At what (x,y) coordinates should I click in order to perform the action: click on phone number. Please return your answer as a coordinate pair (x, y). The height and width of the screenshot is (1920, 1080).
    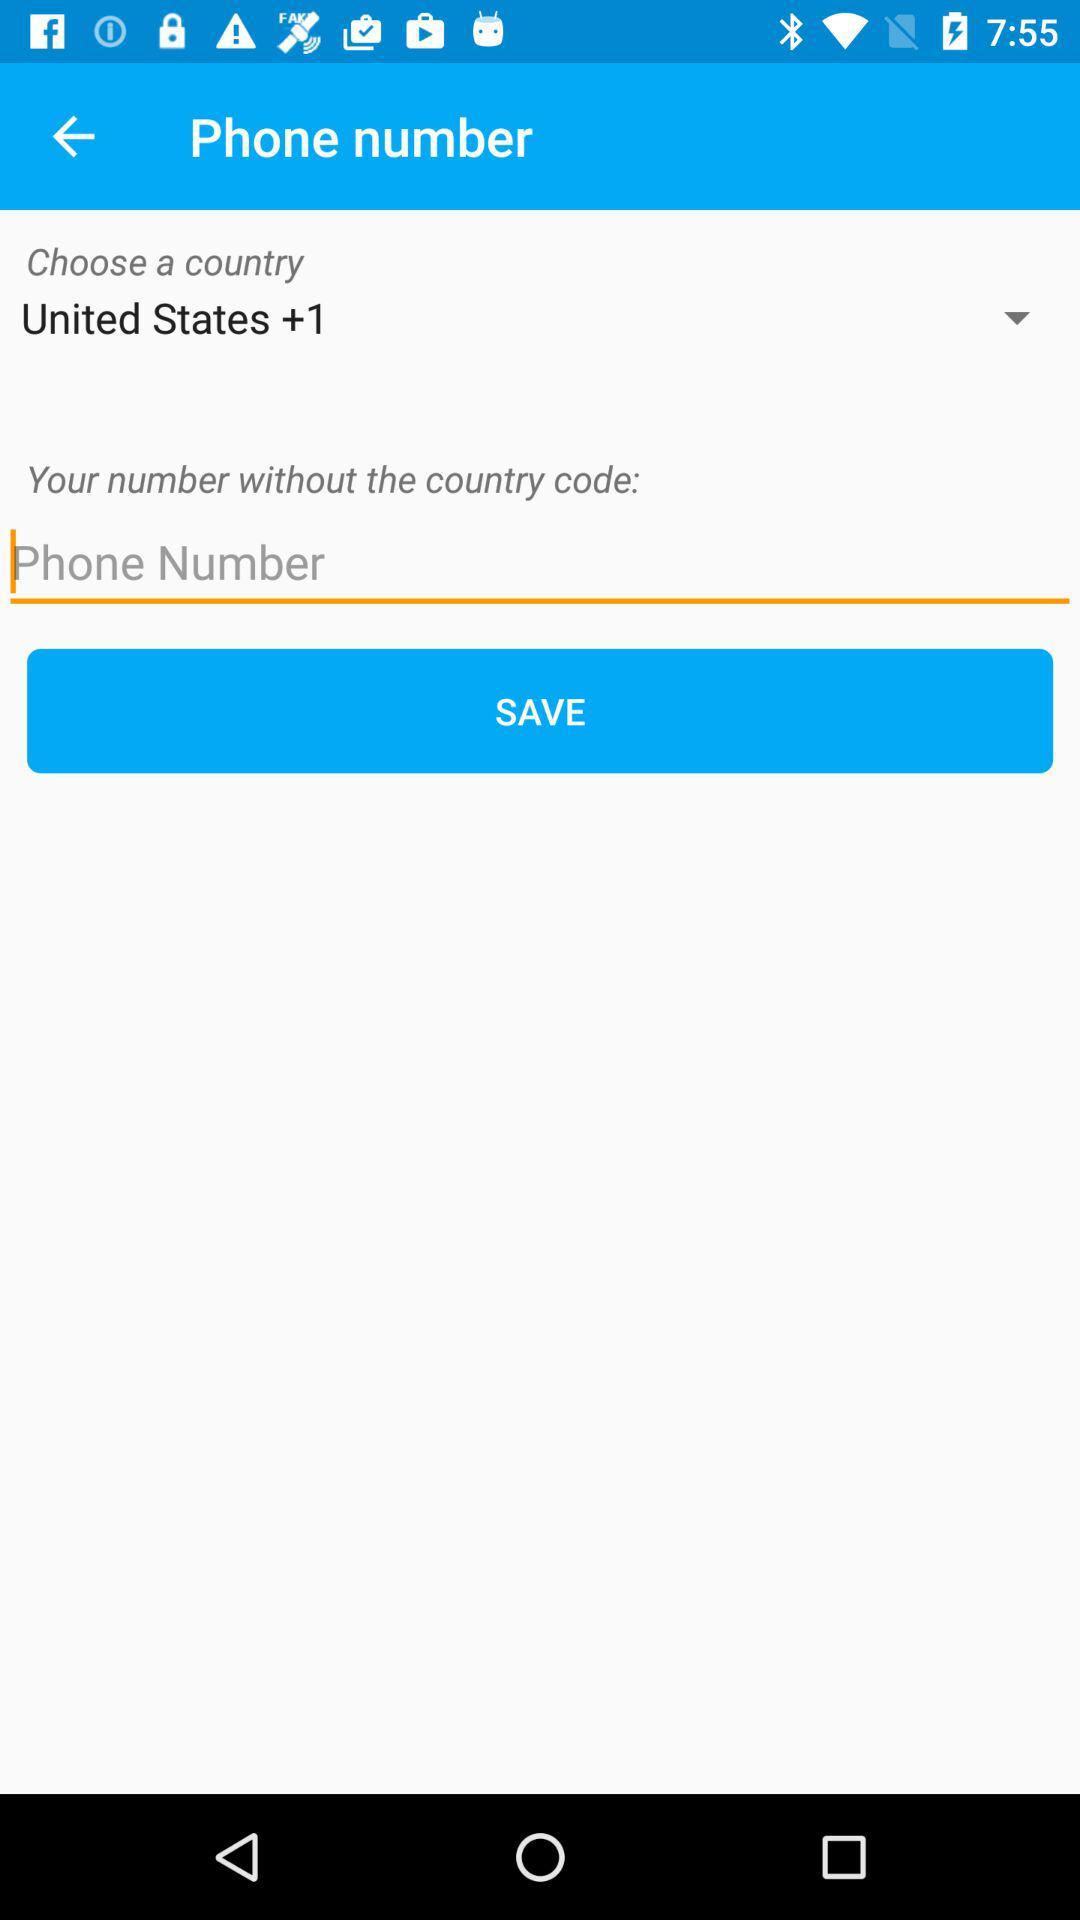
    Looking at the image, I should click on (540, 561).